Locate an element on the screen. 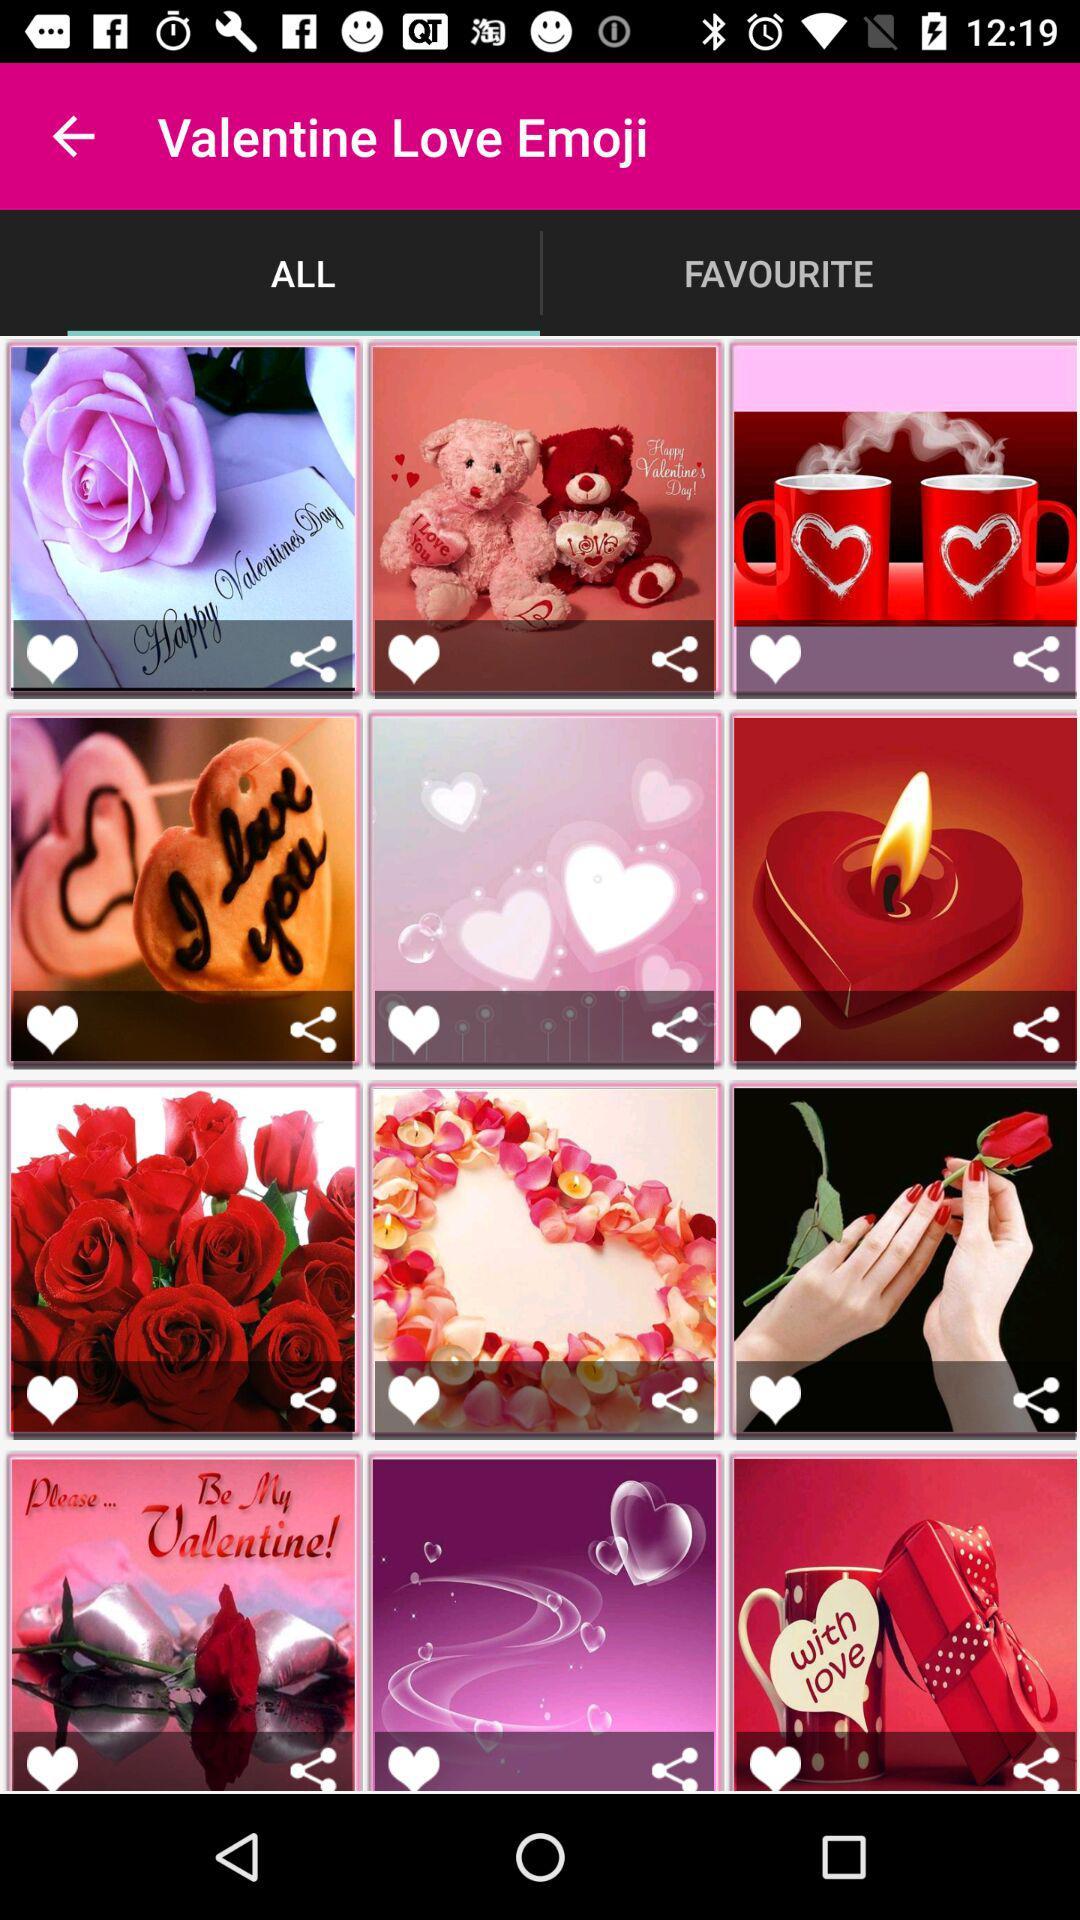  favorite is located at coordinates (51, 659).